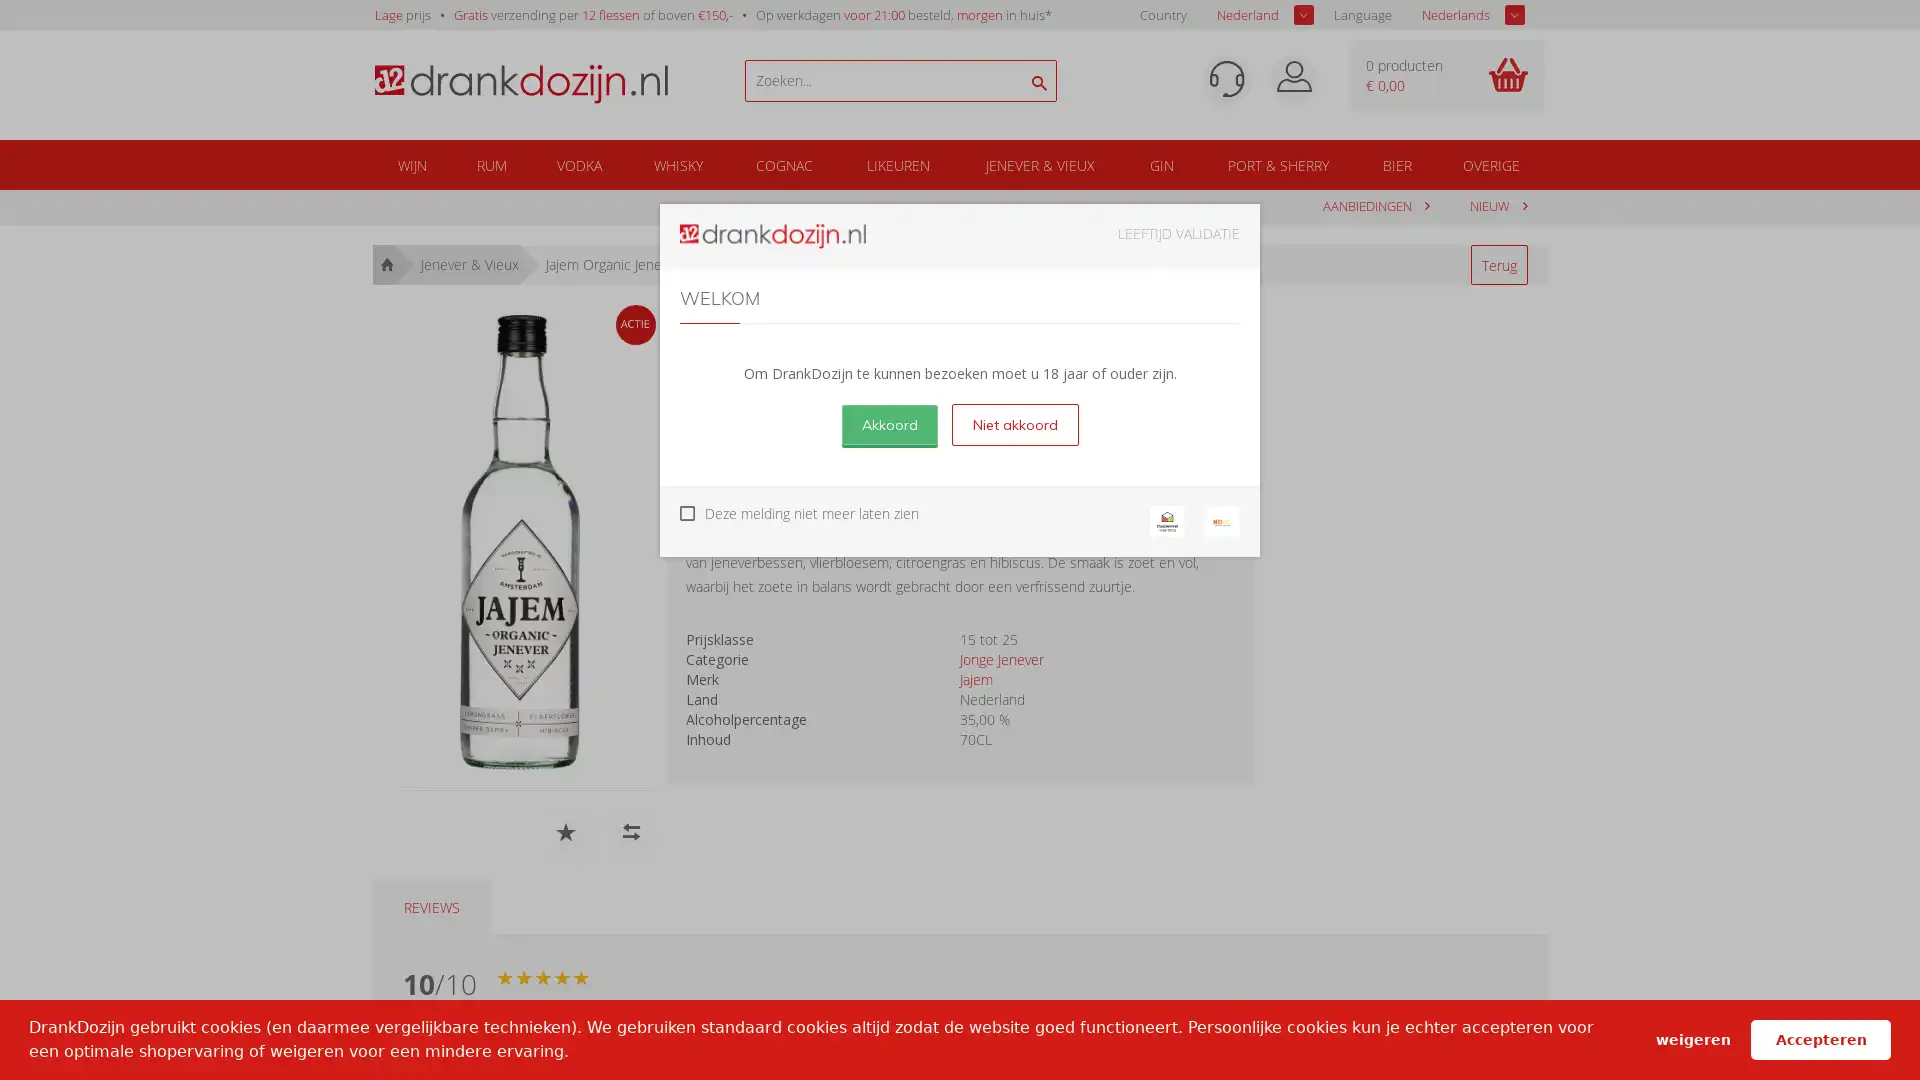  I want to click on Akkoord, so click(887, 423).